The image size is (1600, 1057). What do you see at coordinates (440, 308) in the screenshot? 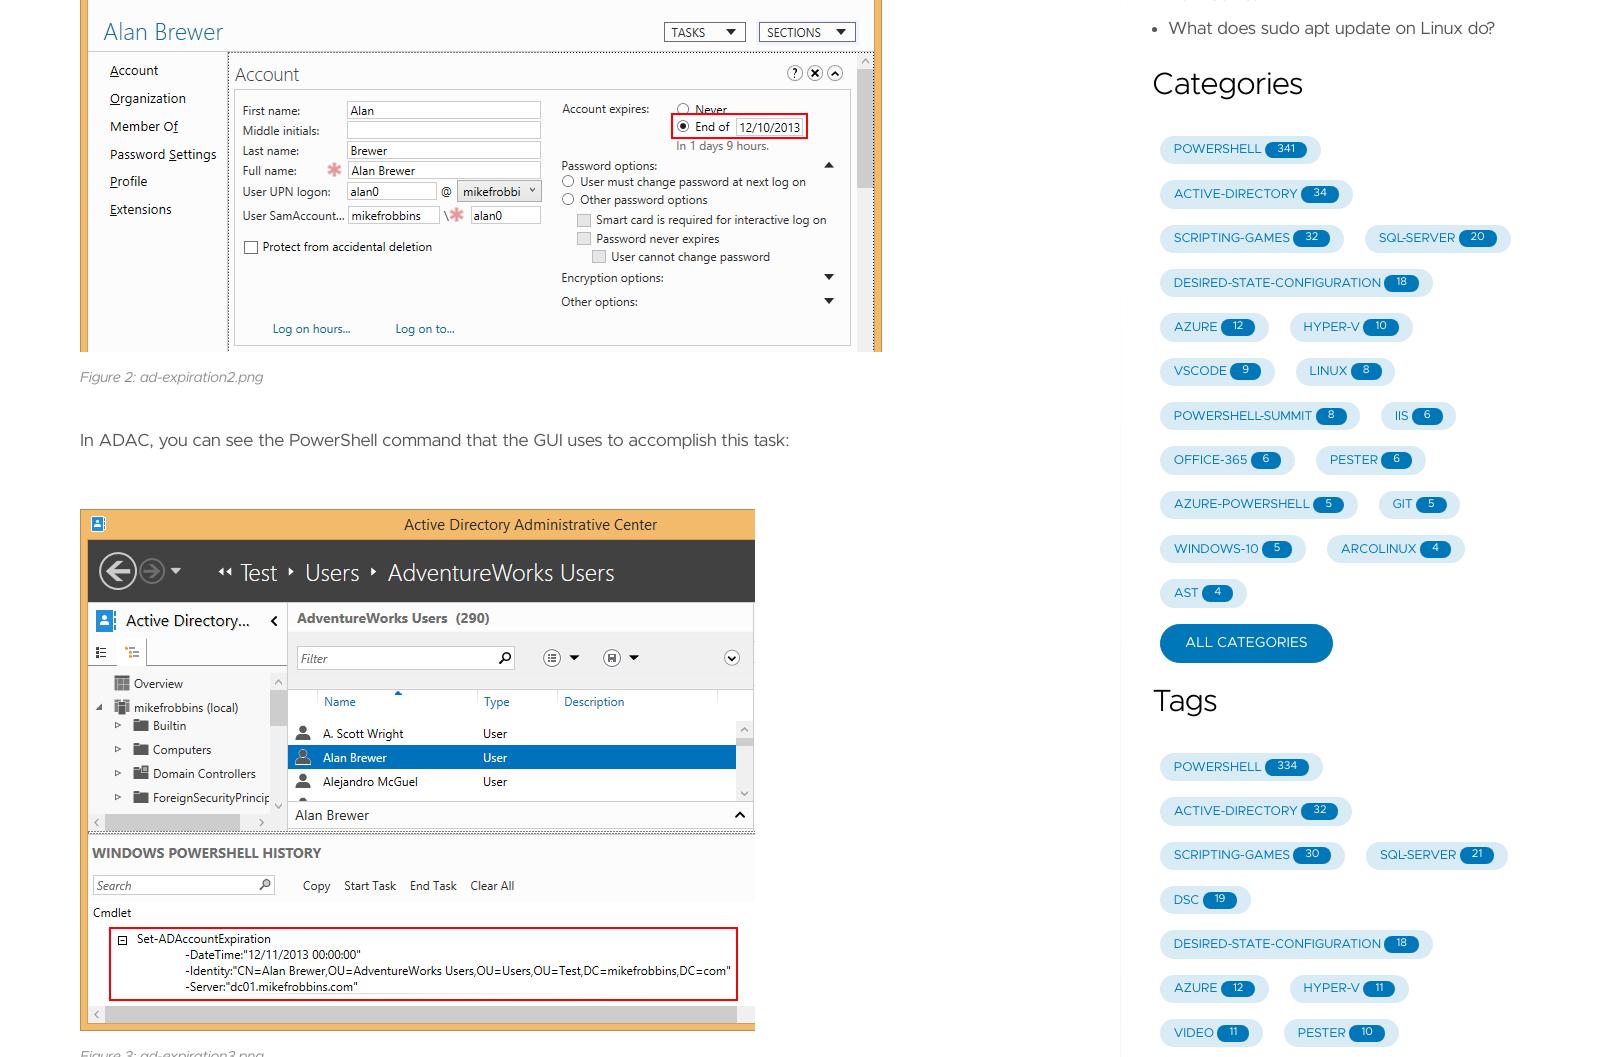
I see `','` at bounding box center [440, 308].